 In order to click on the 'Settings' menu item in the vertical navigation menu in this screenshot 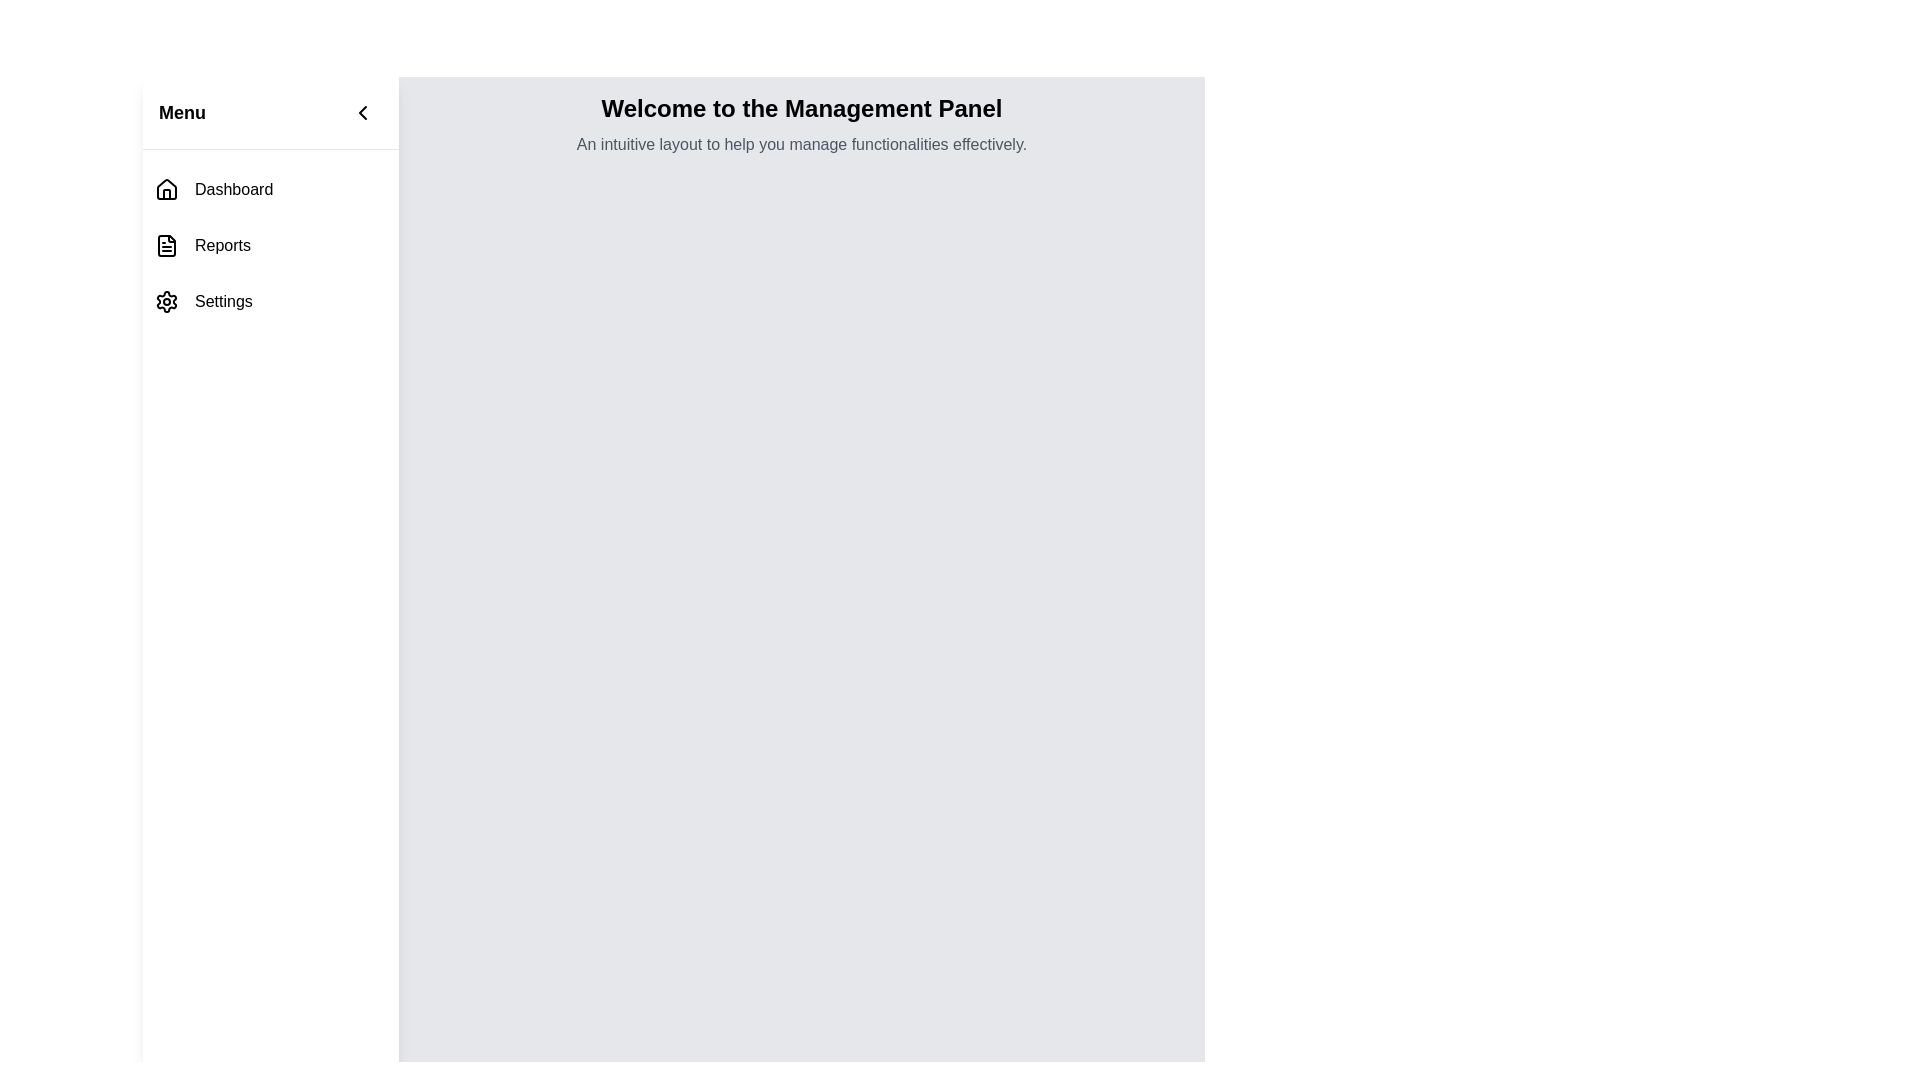, I will do `click(269, 301)`.